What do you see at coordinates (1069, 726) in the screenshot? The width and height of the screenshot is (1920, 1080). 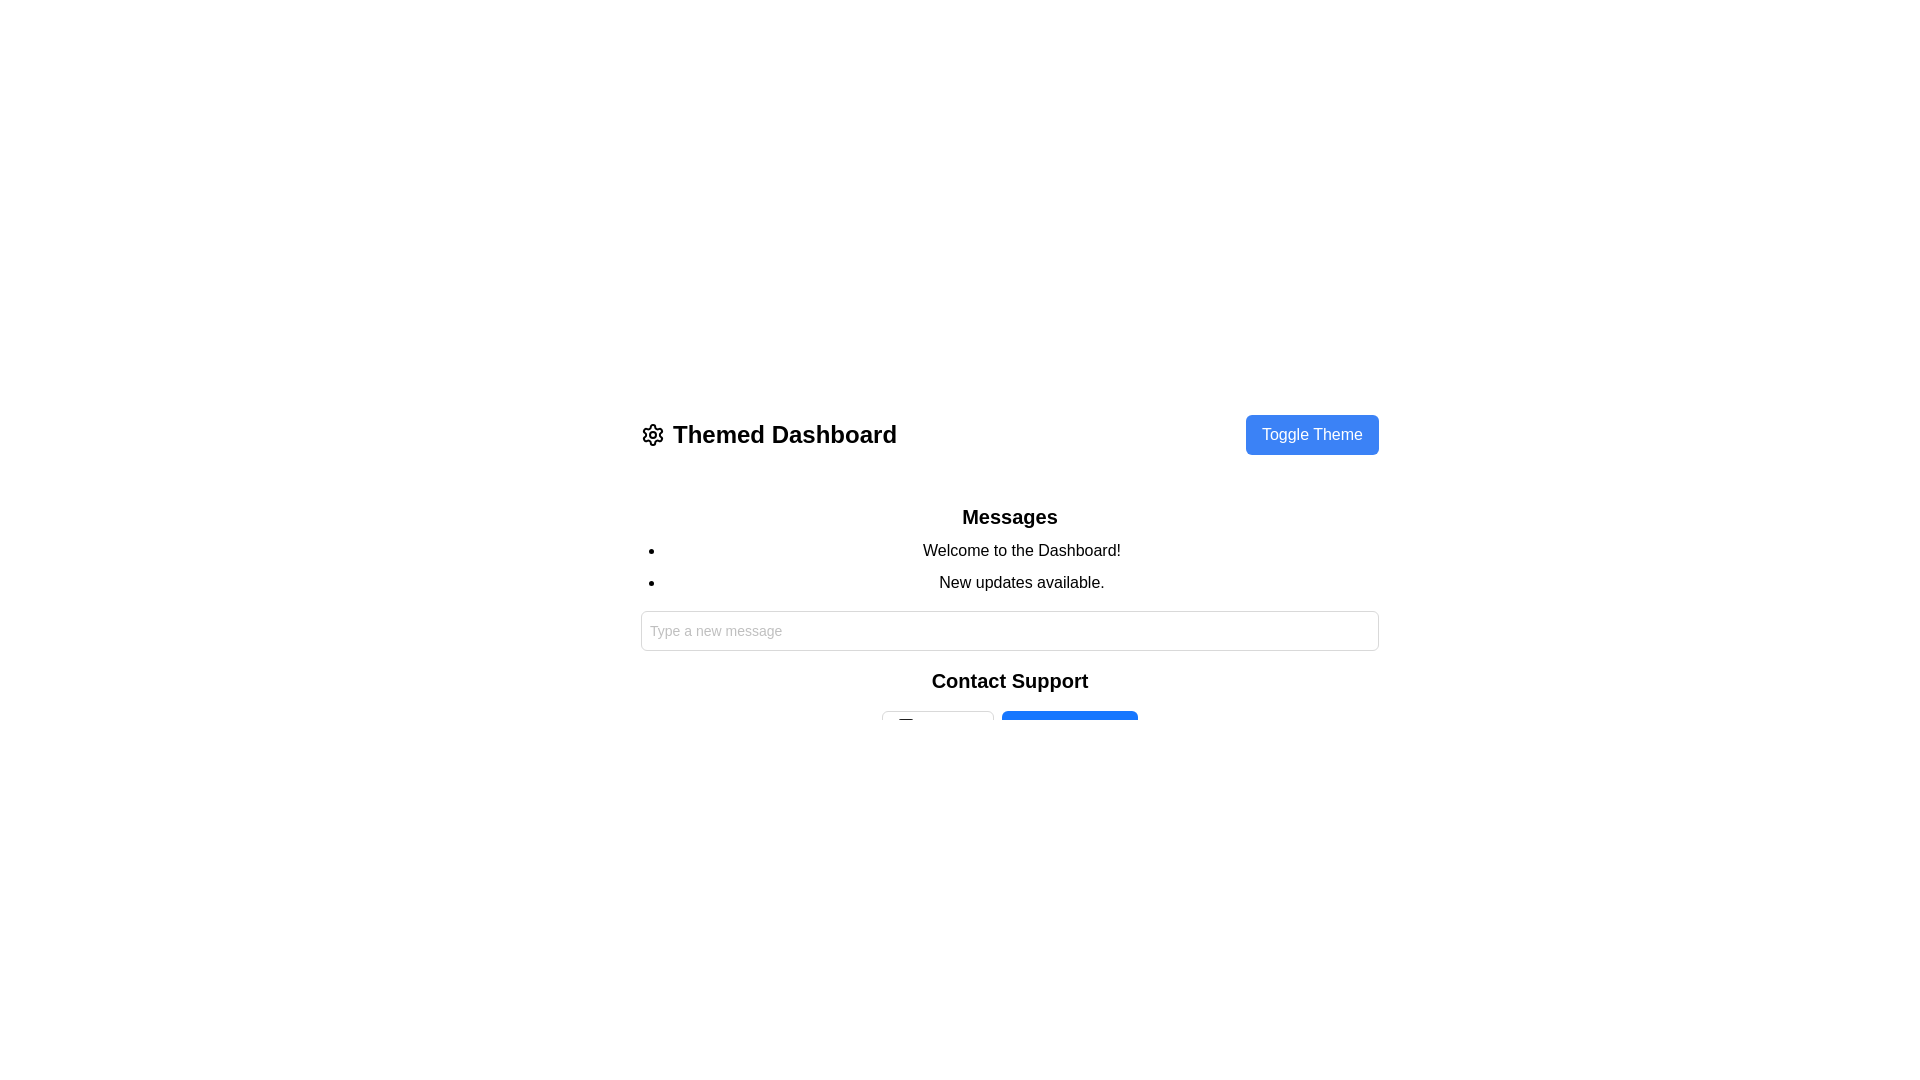 I see `the 'Visit Help Center' button` at bounding box center [1069, 726].